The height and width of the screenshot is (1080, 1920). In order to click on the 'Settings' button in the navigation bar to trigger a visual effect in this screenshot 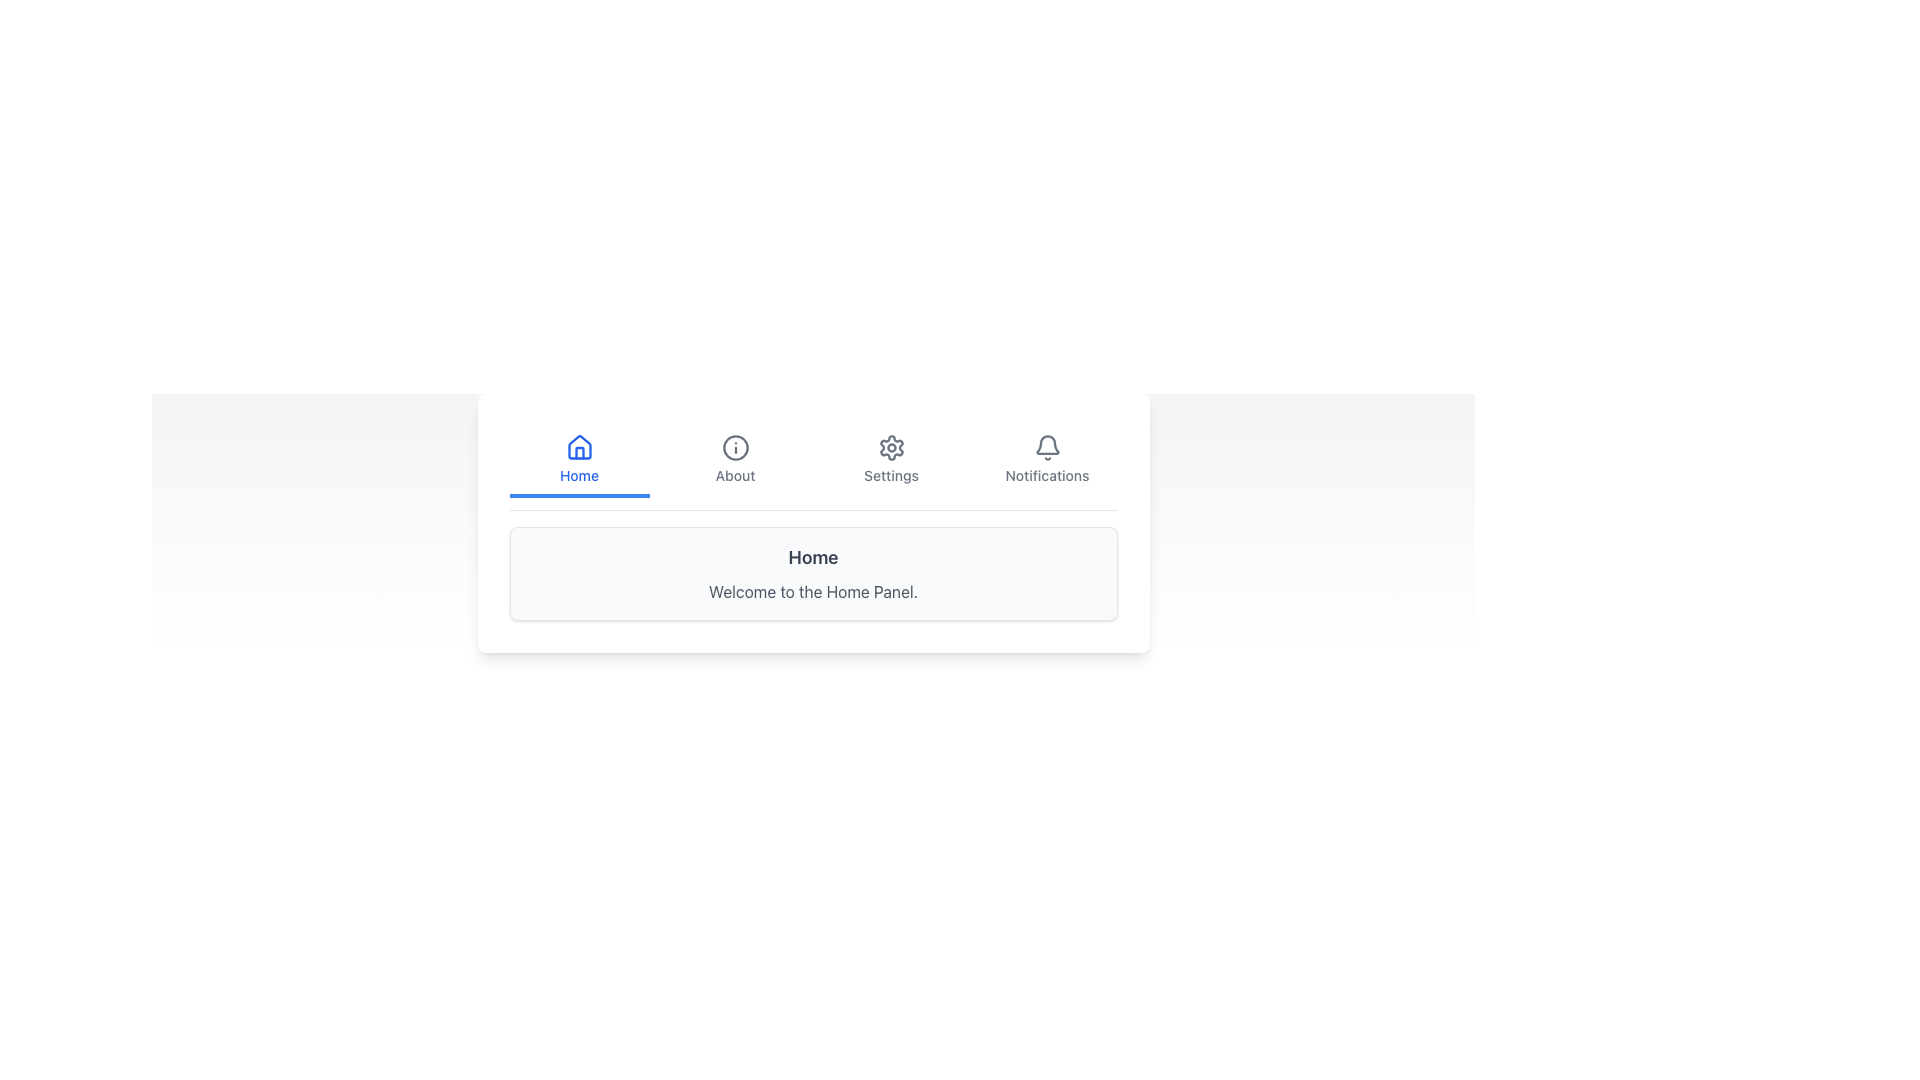, I will do `click(890, 462)`.